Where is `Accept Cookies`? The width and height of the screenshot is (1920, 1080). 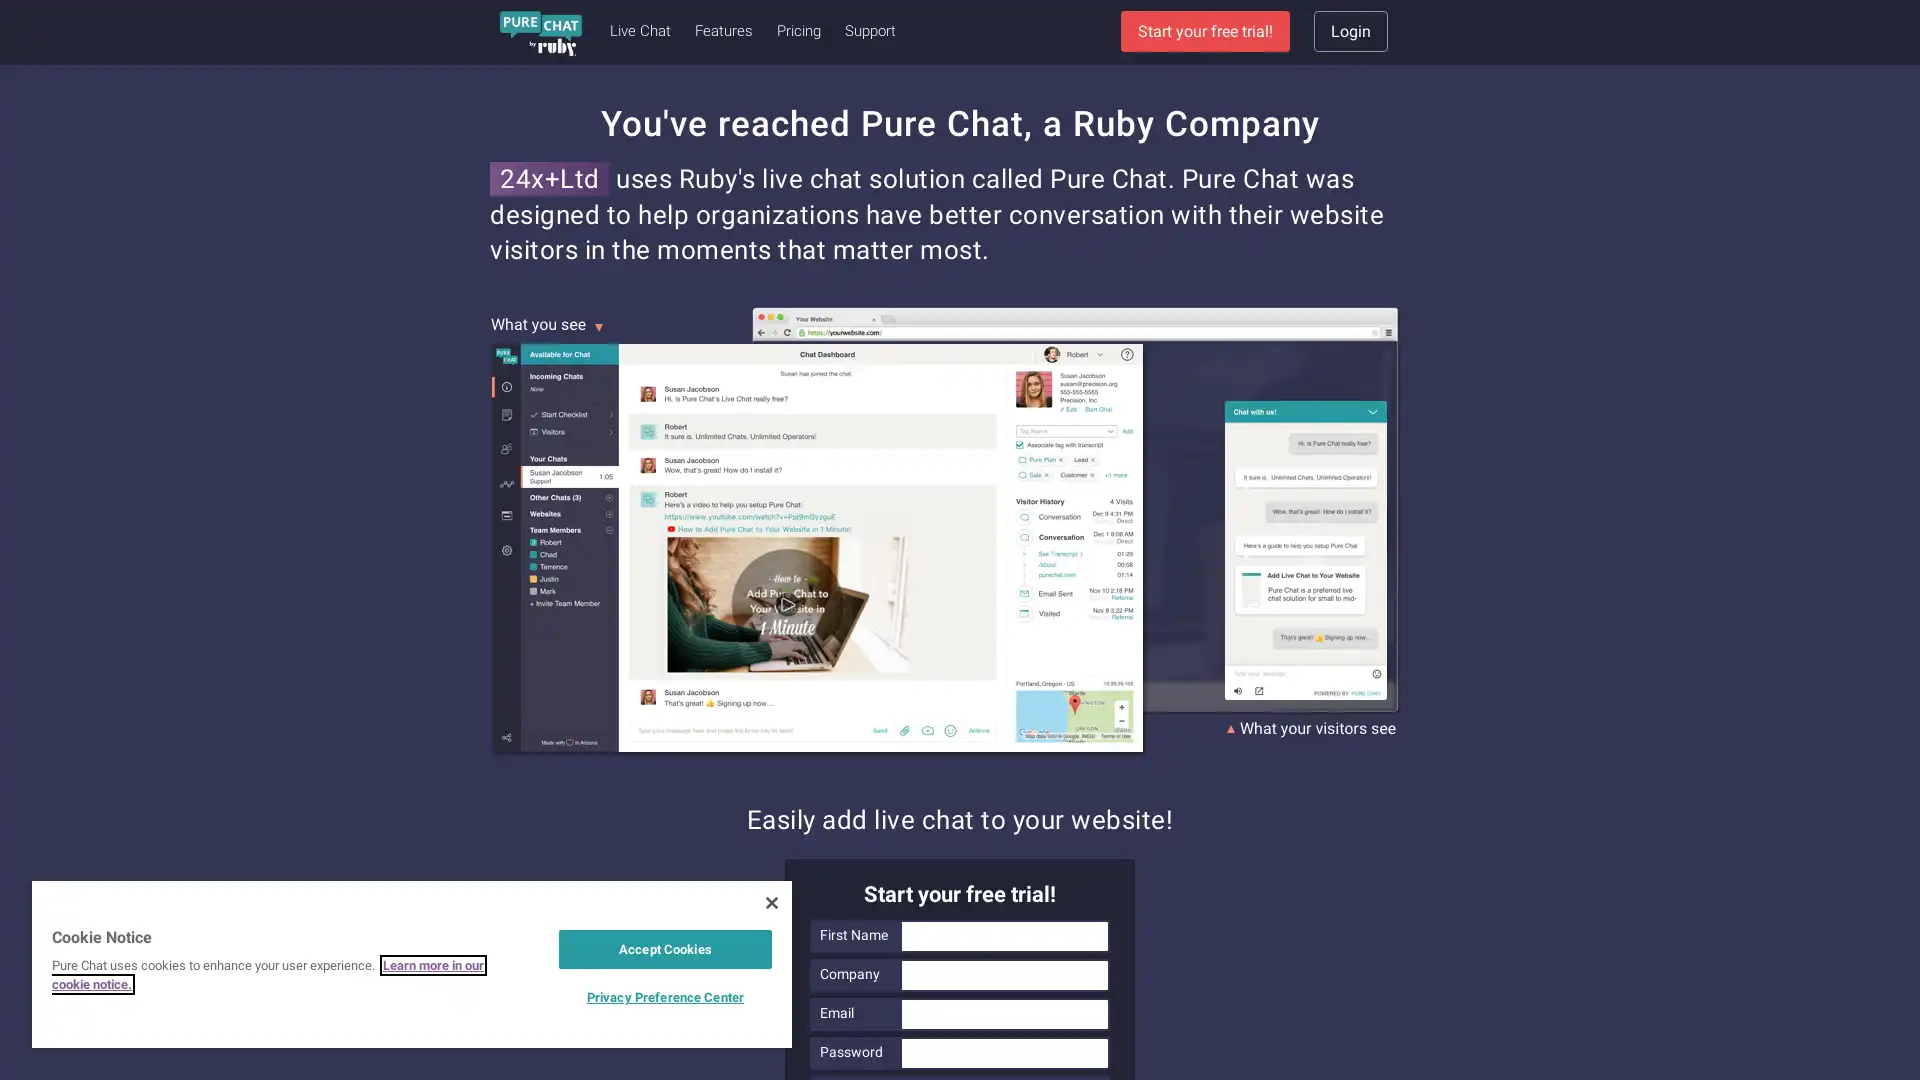 Accept Cookies is located at coordinates (664, 947).